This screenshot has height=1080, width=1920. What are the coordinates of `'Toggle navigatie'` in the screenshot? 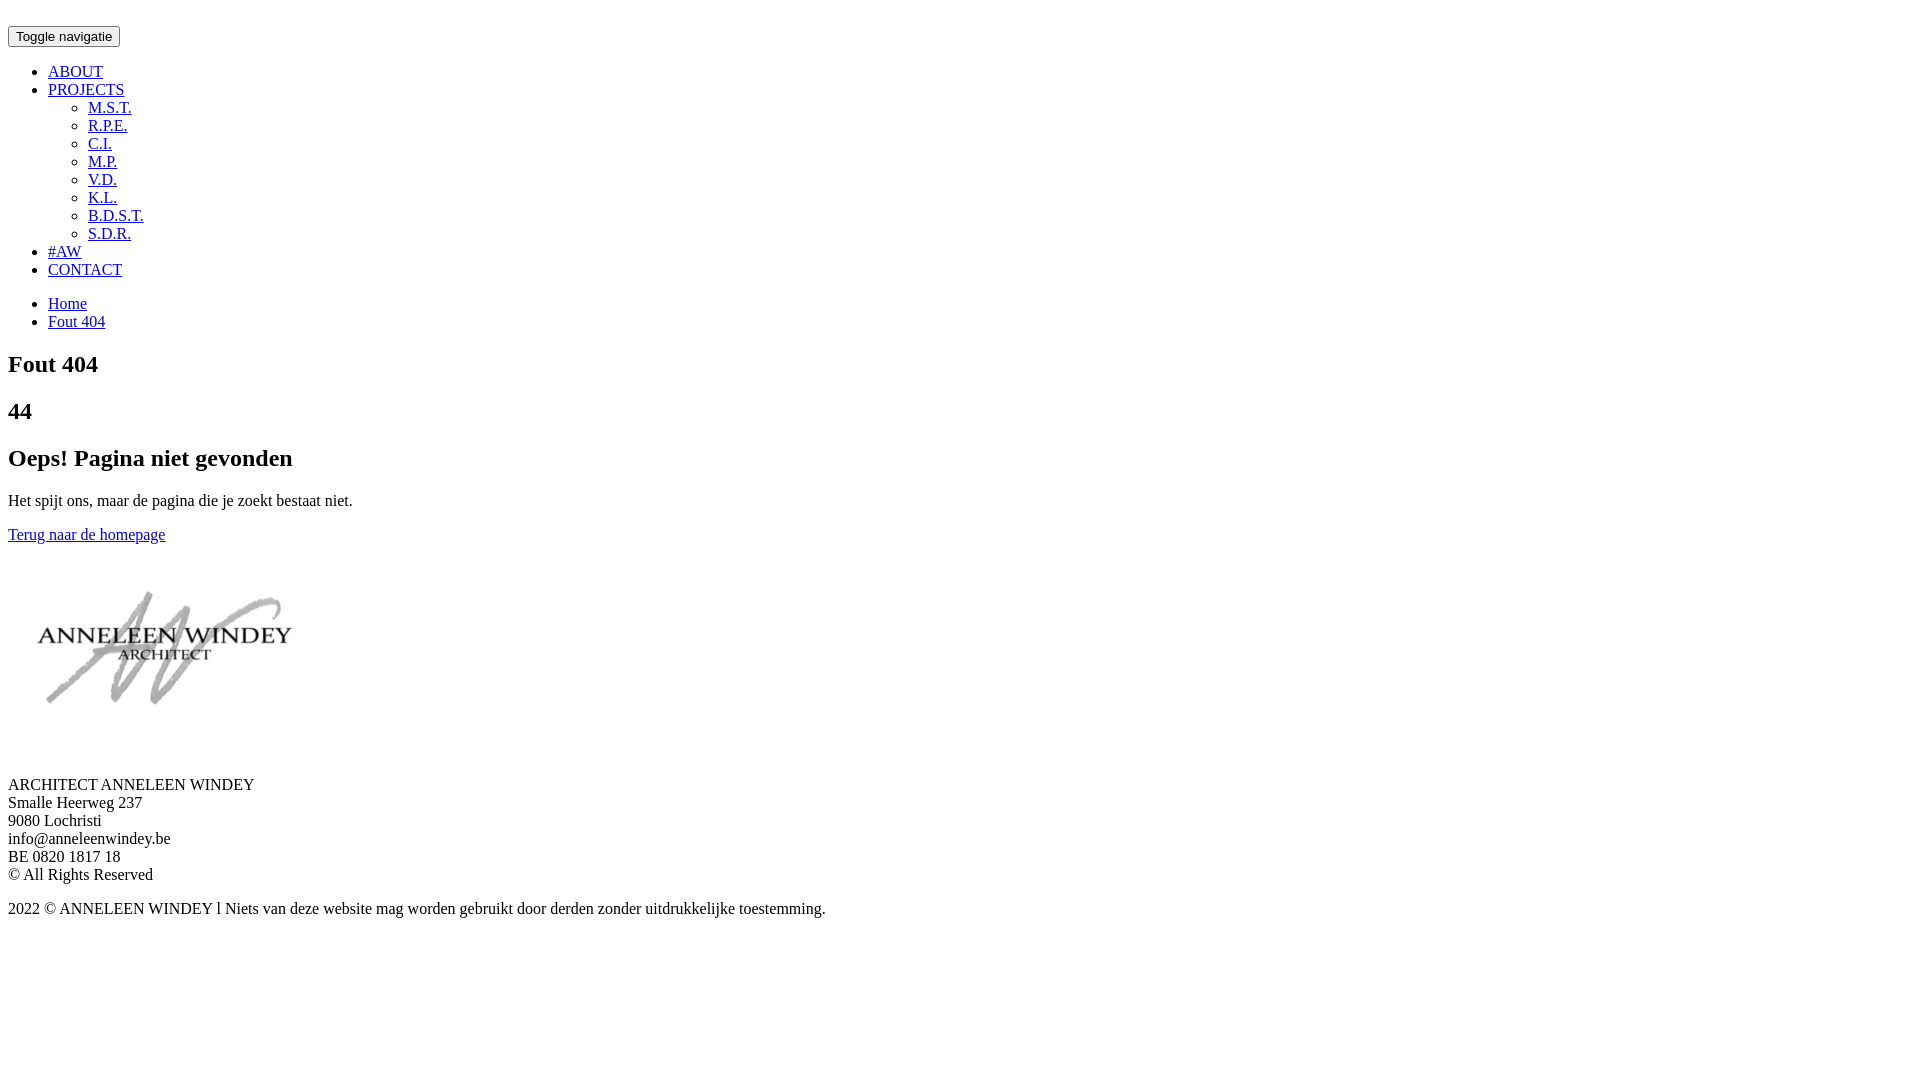 It's located at (8, 36).